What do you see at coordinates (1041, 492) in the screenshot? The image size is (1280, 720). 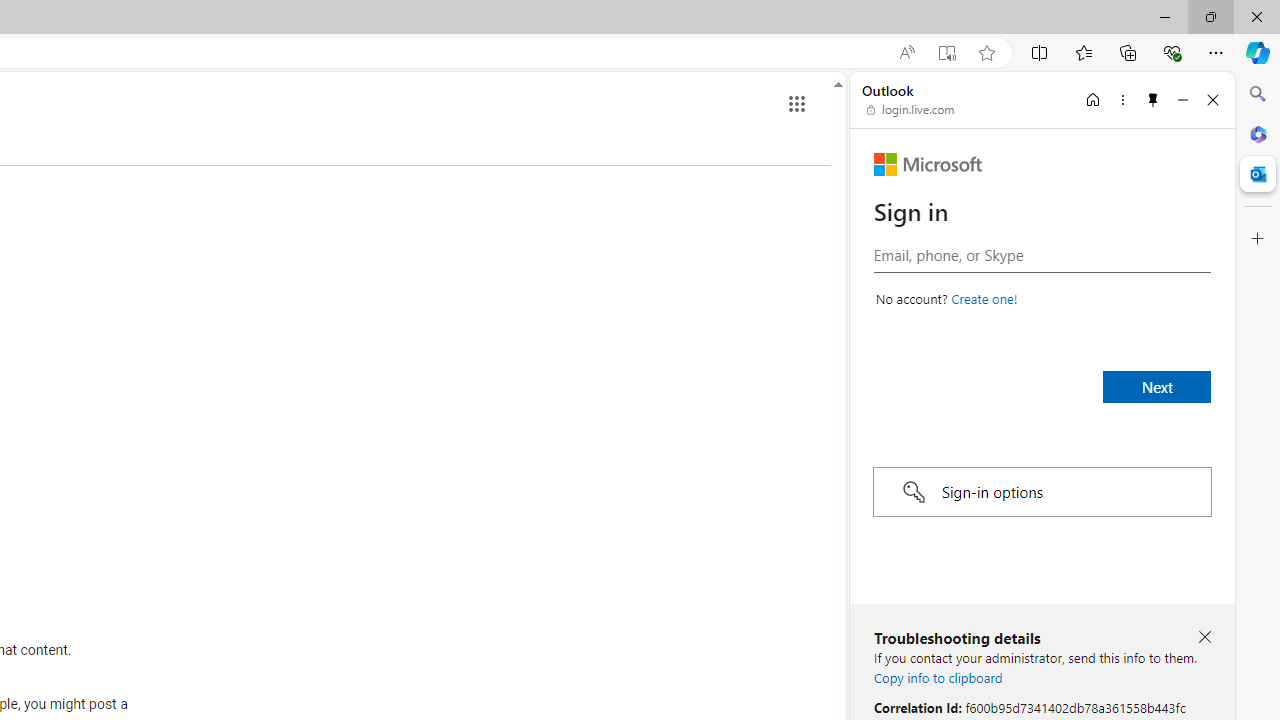 I see `'Sign-in options'` at bounding box center [1041, 492].